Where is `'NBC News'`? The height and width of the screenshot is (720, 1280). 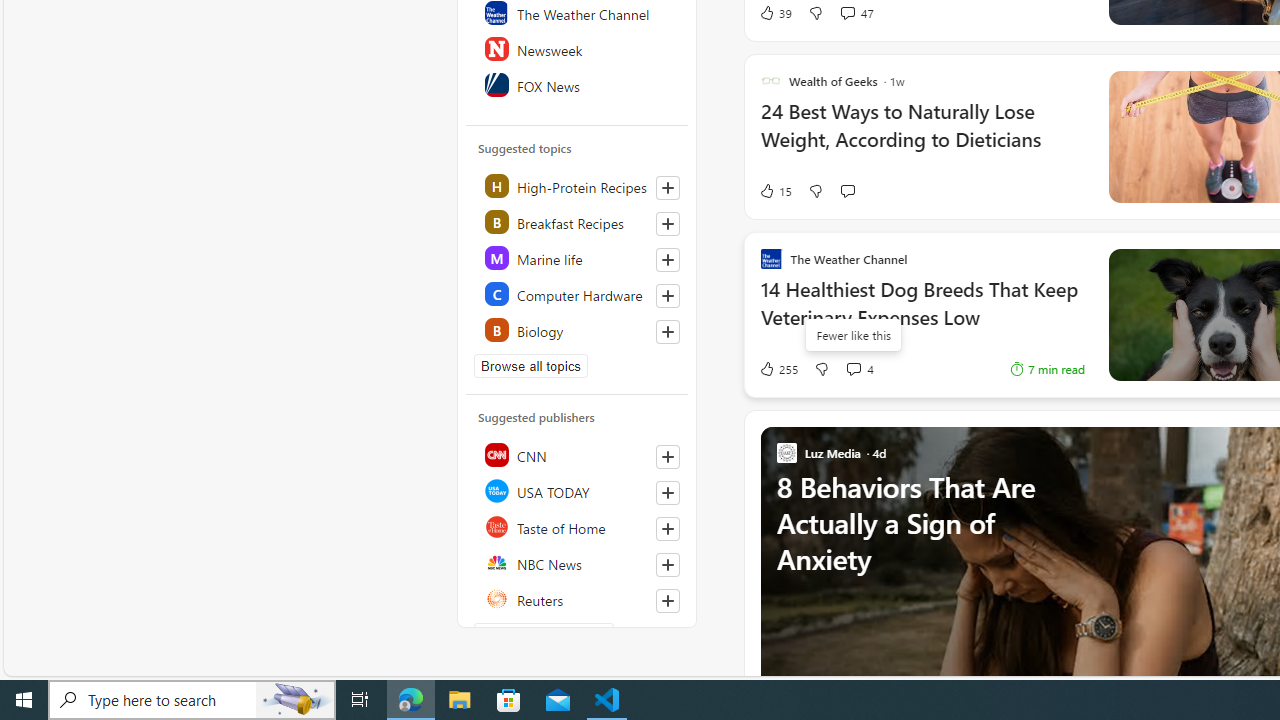 'NBC News' is located at coordinates (577, 563).